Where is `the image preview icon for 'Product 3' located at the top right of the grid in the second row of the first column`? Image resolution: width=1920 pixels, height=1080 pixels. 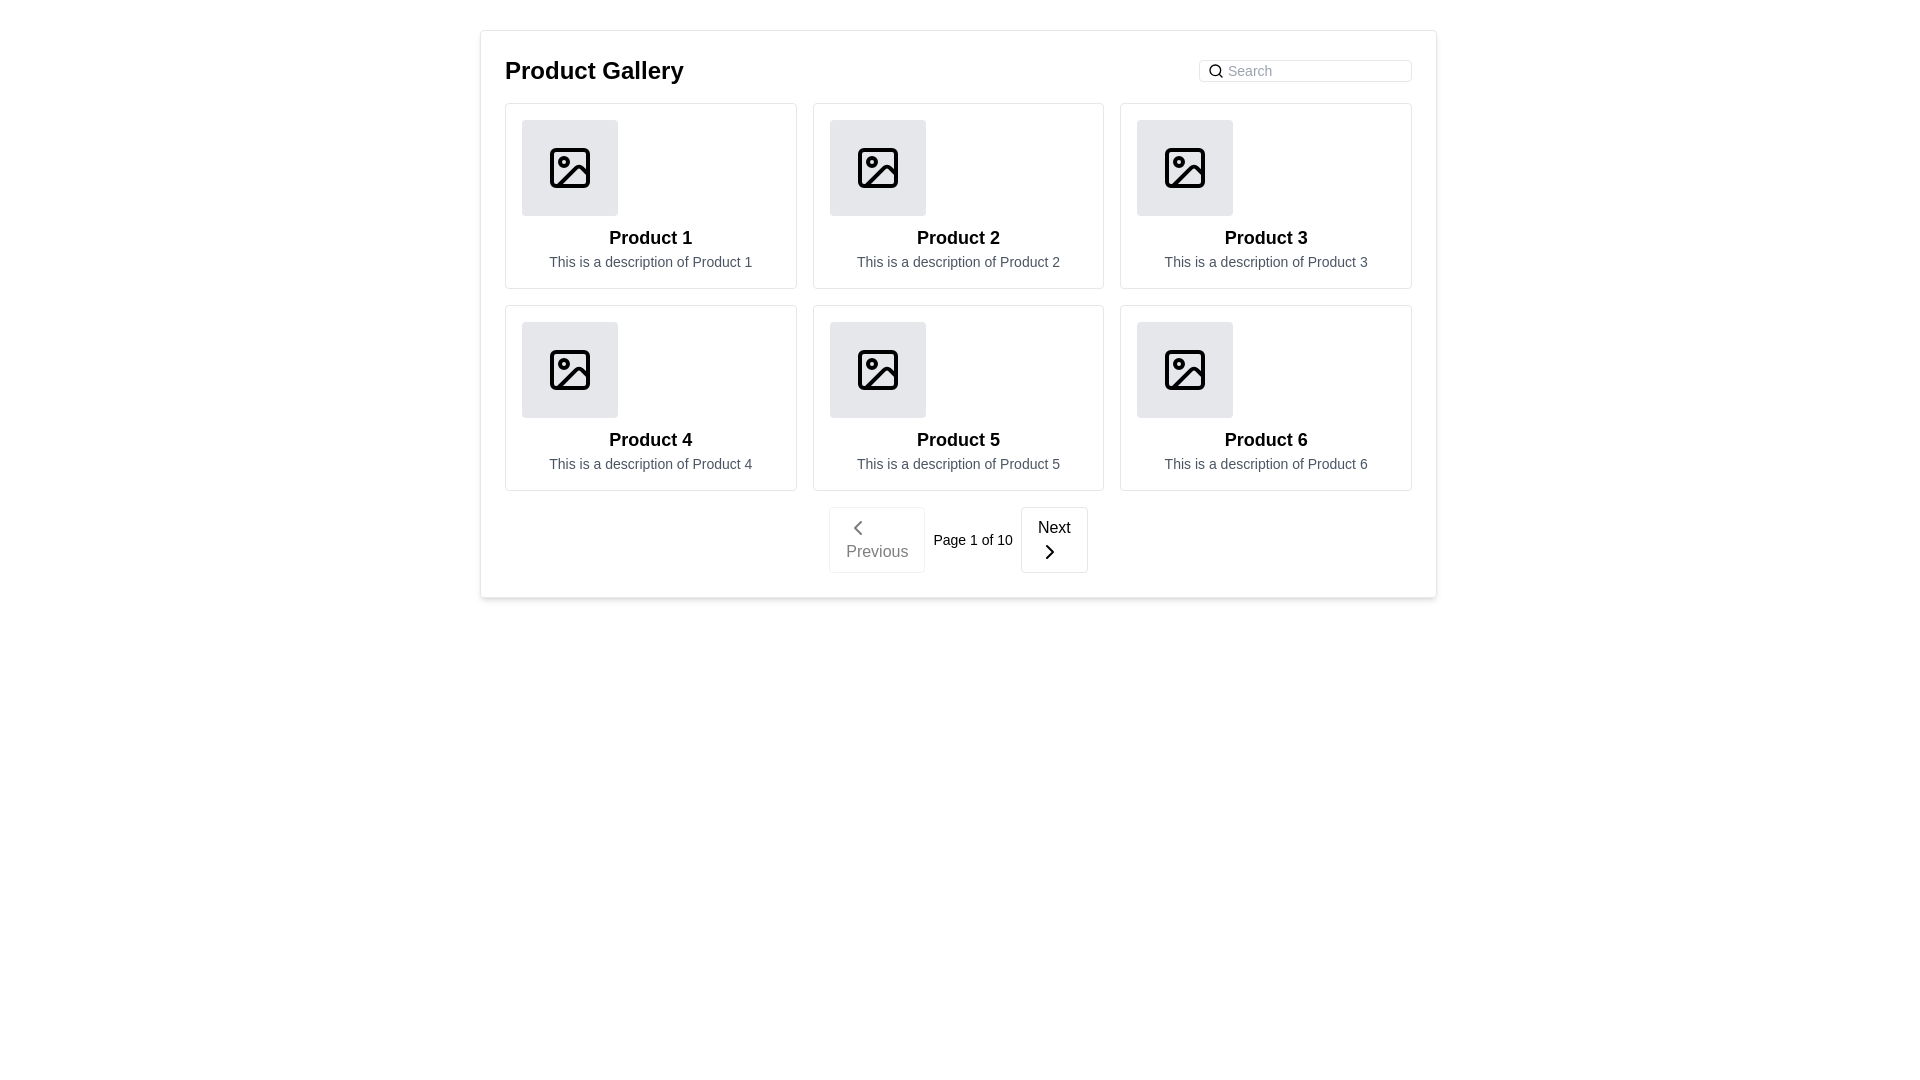
the image preview icon for 'Product 3' located at the top right of the grid in the second row of the first column is located at coordinates (1185, 167).